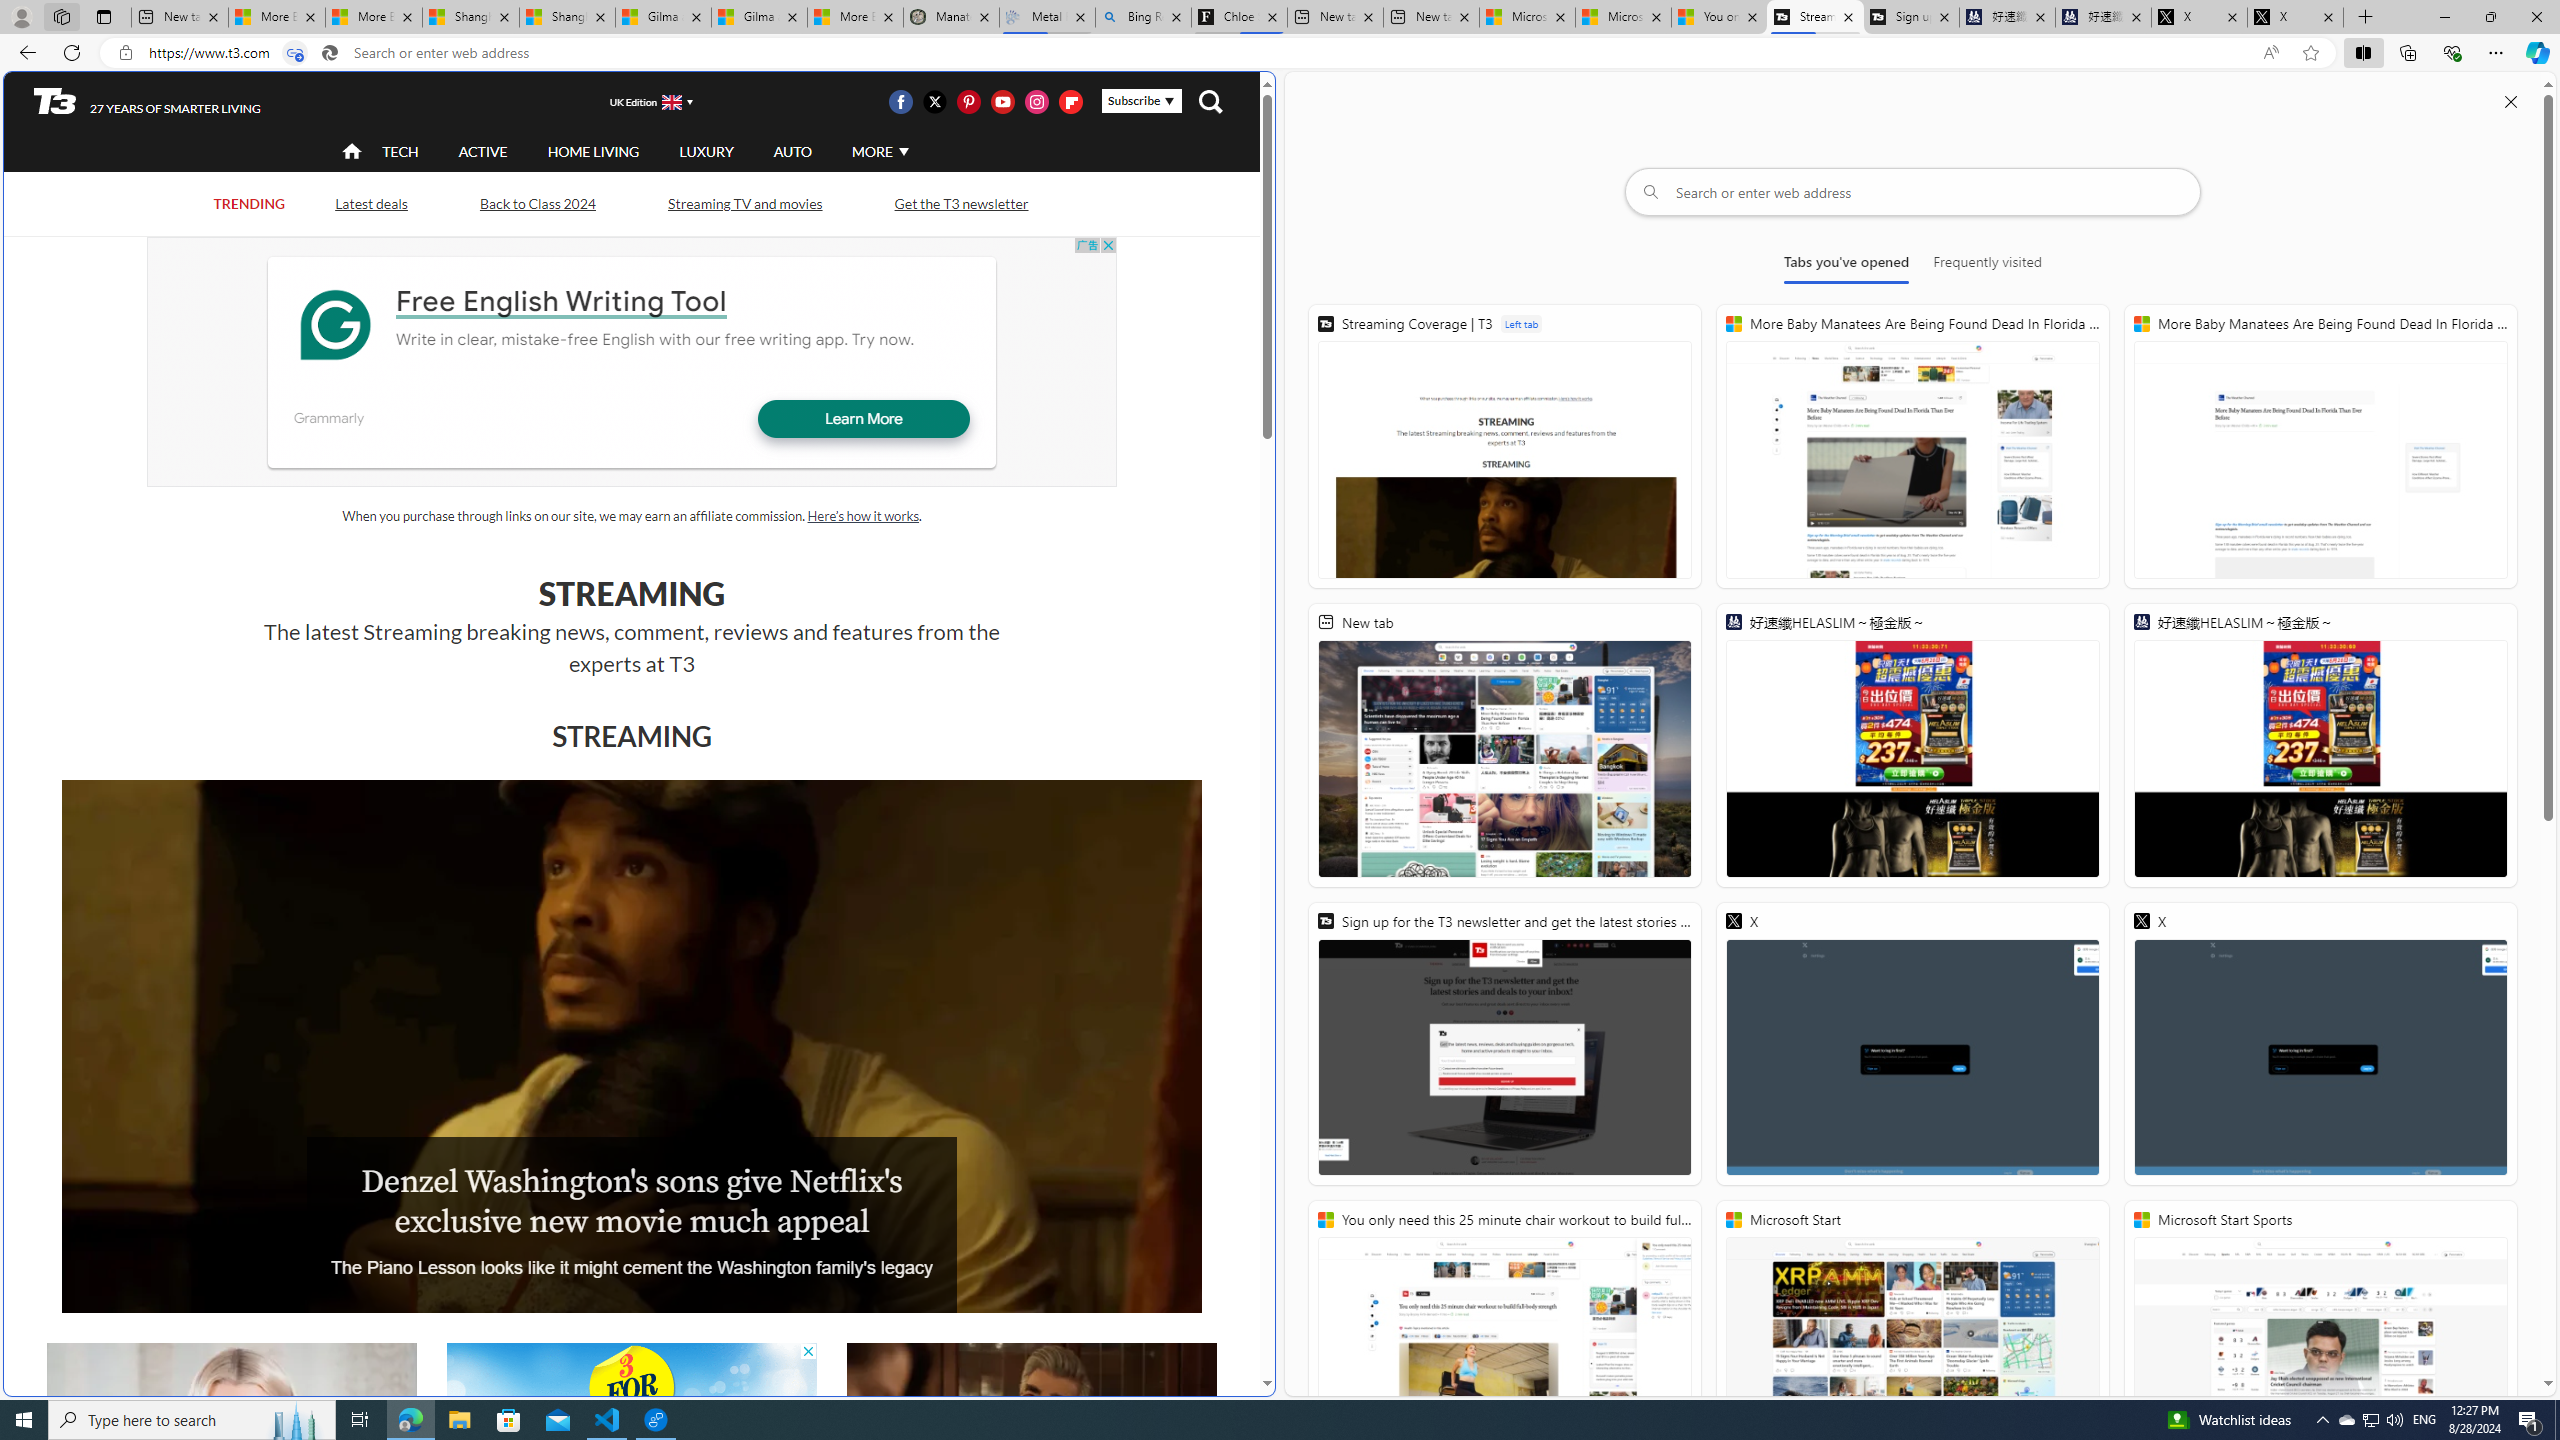 The height and width of the screenshot is (1440, 2560). What do you see at coordinates (672, 100) in the screenshot?
I see `'flag of UK'` at bounding box center [672, 100].